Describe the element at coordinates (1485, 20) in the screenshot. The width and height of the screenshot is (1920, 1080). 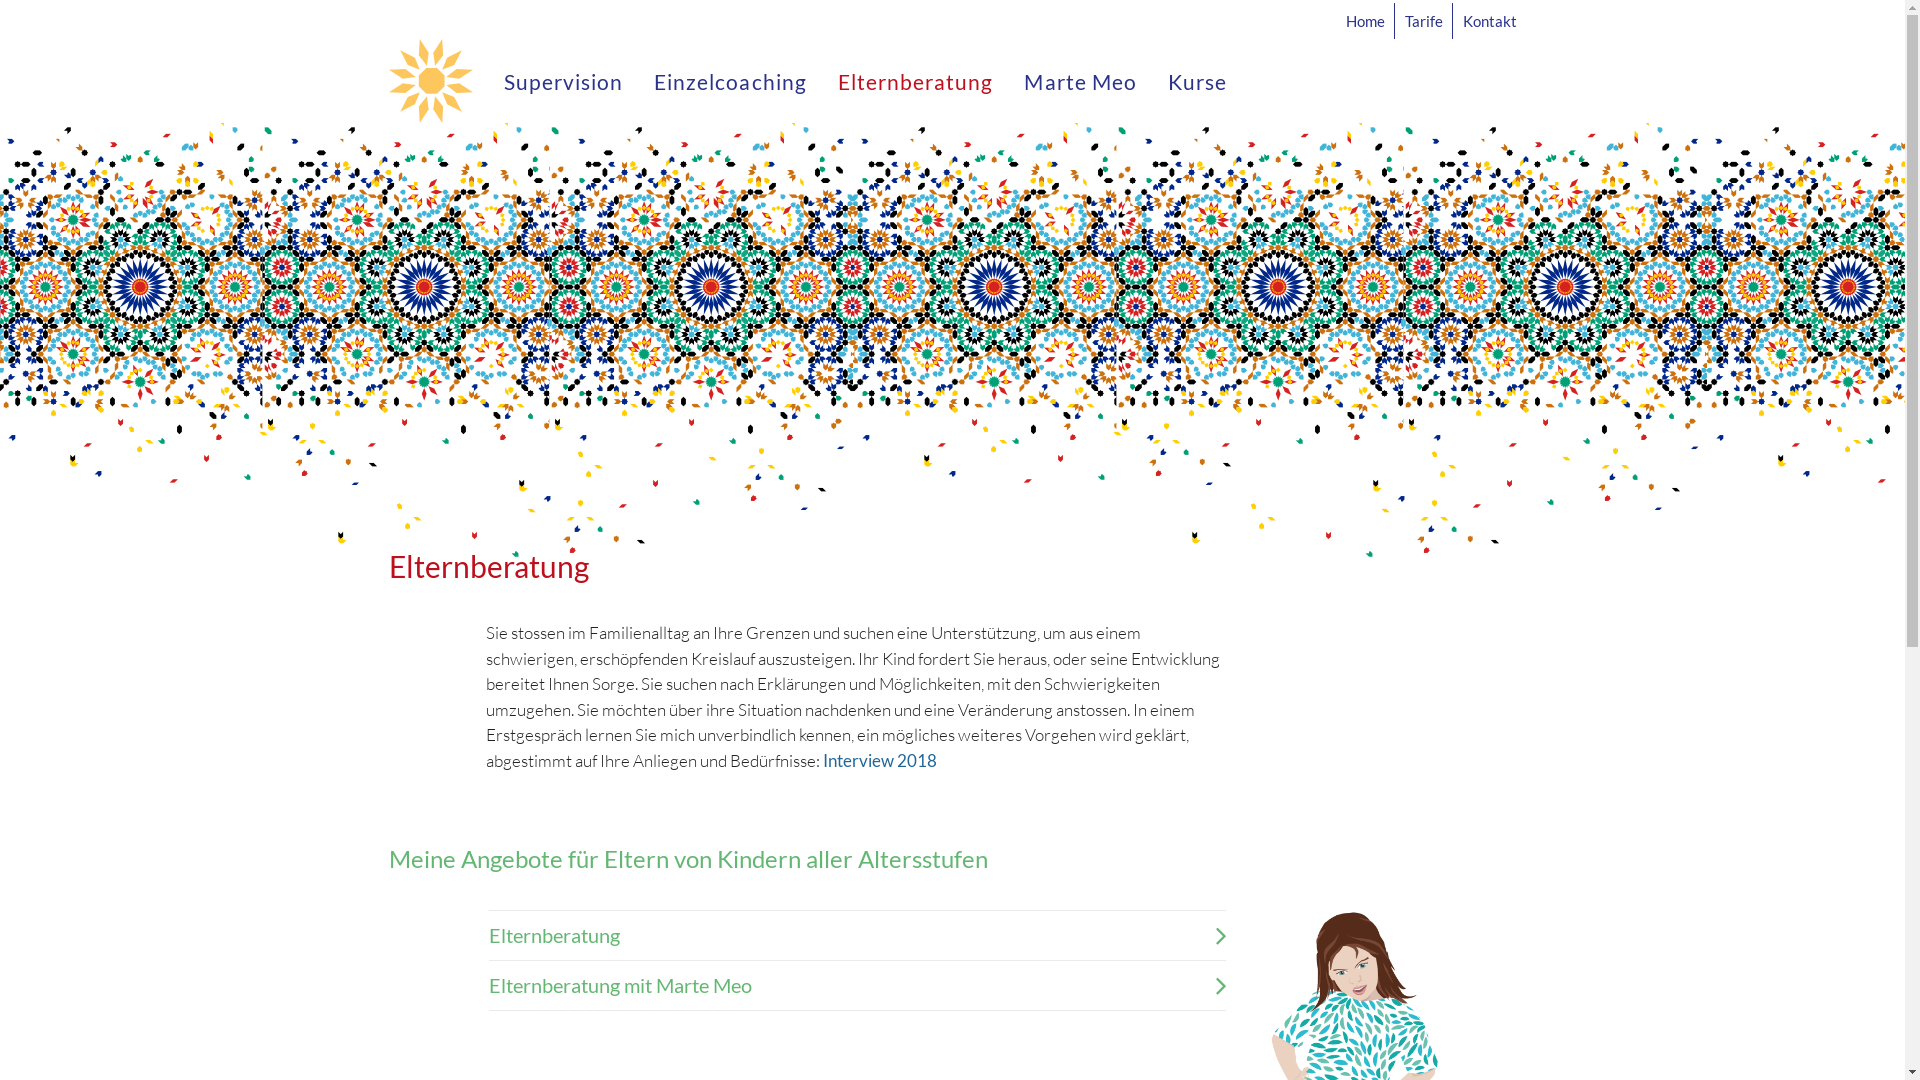
I see `'Kontakt'` at that location.